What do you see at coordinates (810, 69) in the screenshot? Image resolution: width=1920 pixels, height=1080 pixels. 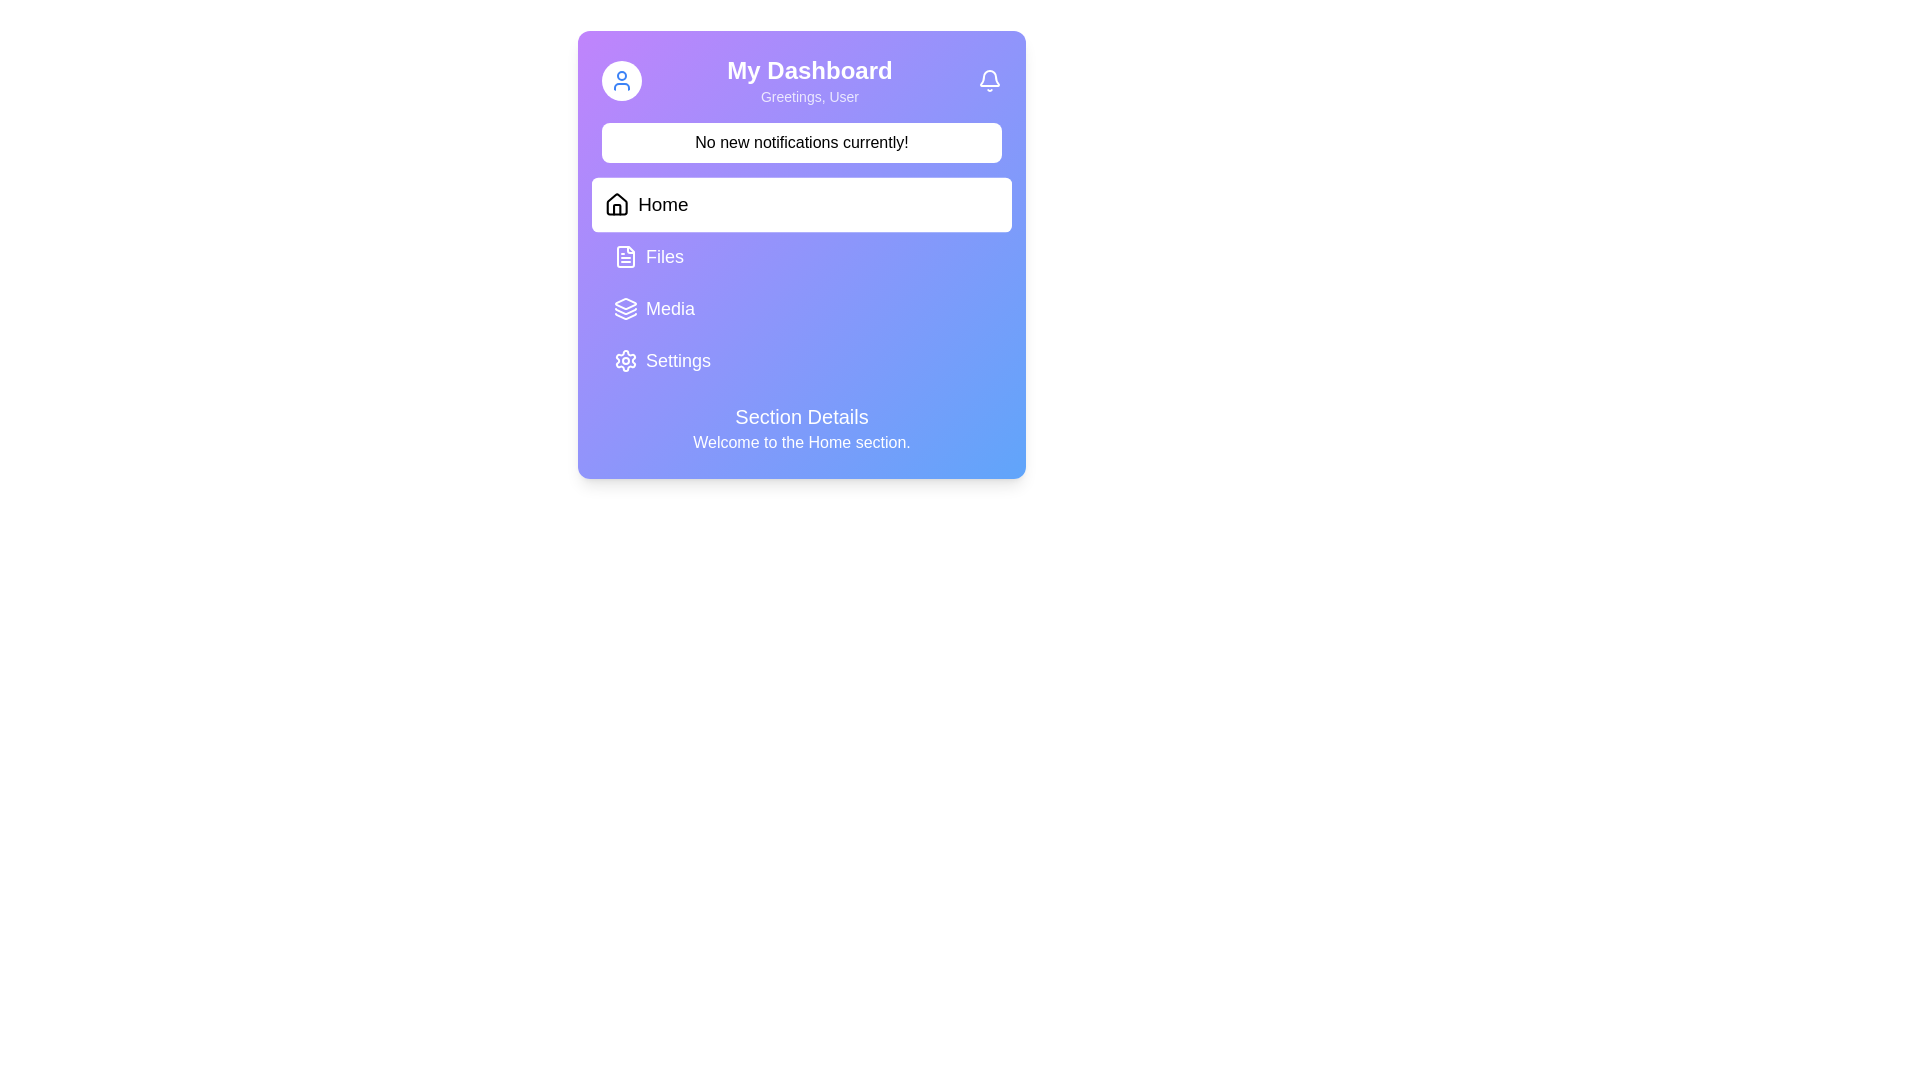 I see `the Text label at the top of the card interface, which serves as a title or heading for the current section` at bounding box center [810, 69].